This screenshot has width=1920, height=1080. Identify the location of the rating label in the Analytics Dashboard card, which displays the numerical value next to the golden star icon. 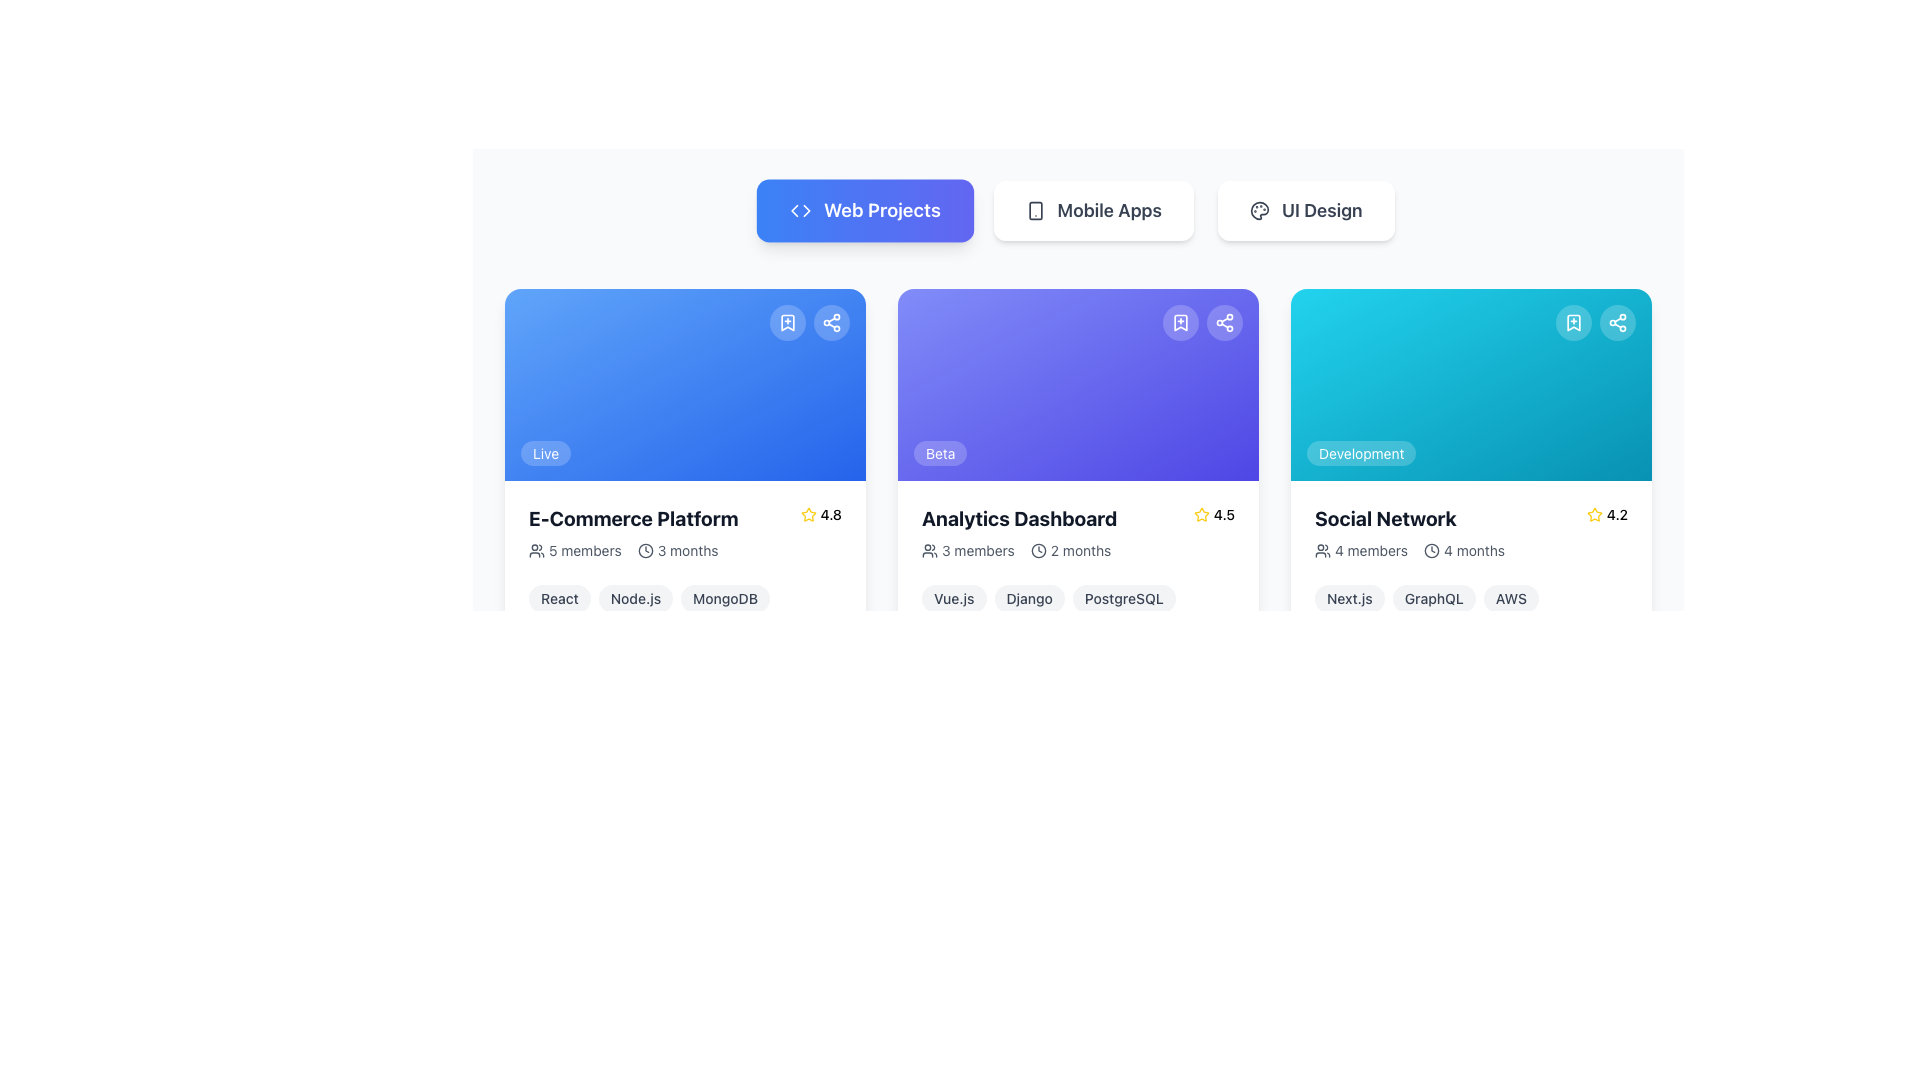
(1223, 514).